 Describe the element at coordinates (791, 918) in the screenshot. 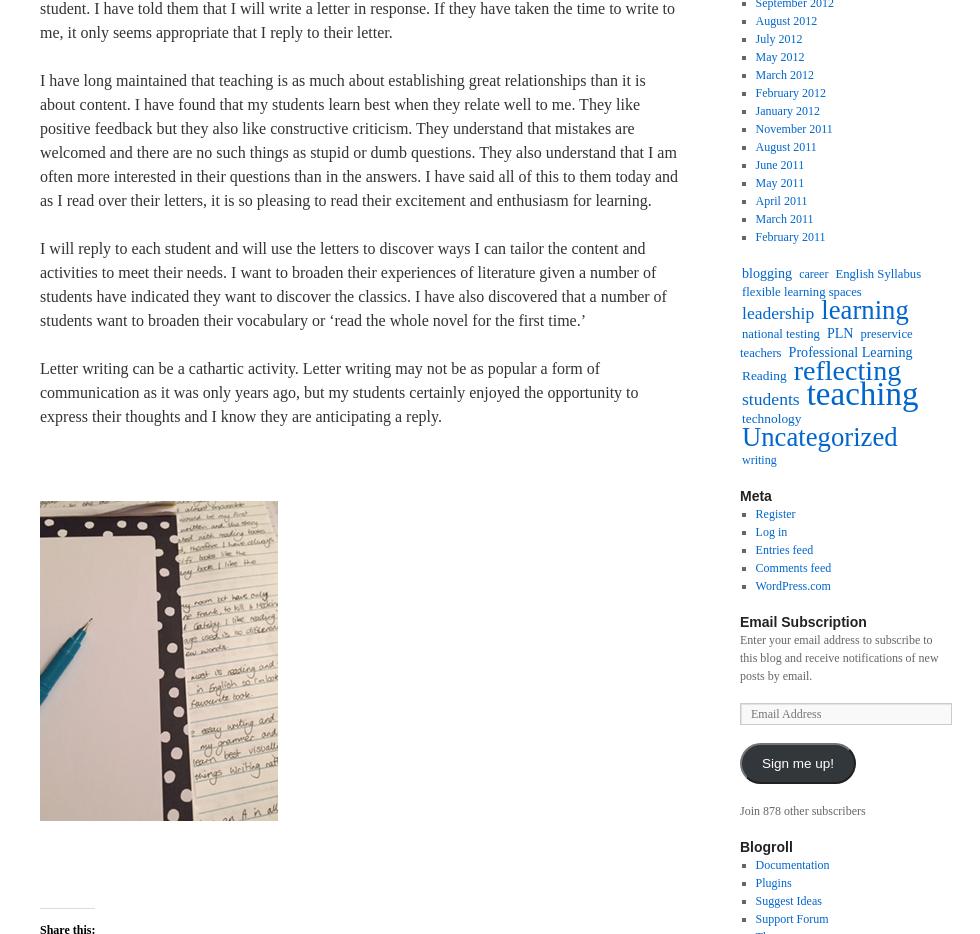

I see `'Support Forum'` at that location.